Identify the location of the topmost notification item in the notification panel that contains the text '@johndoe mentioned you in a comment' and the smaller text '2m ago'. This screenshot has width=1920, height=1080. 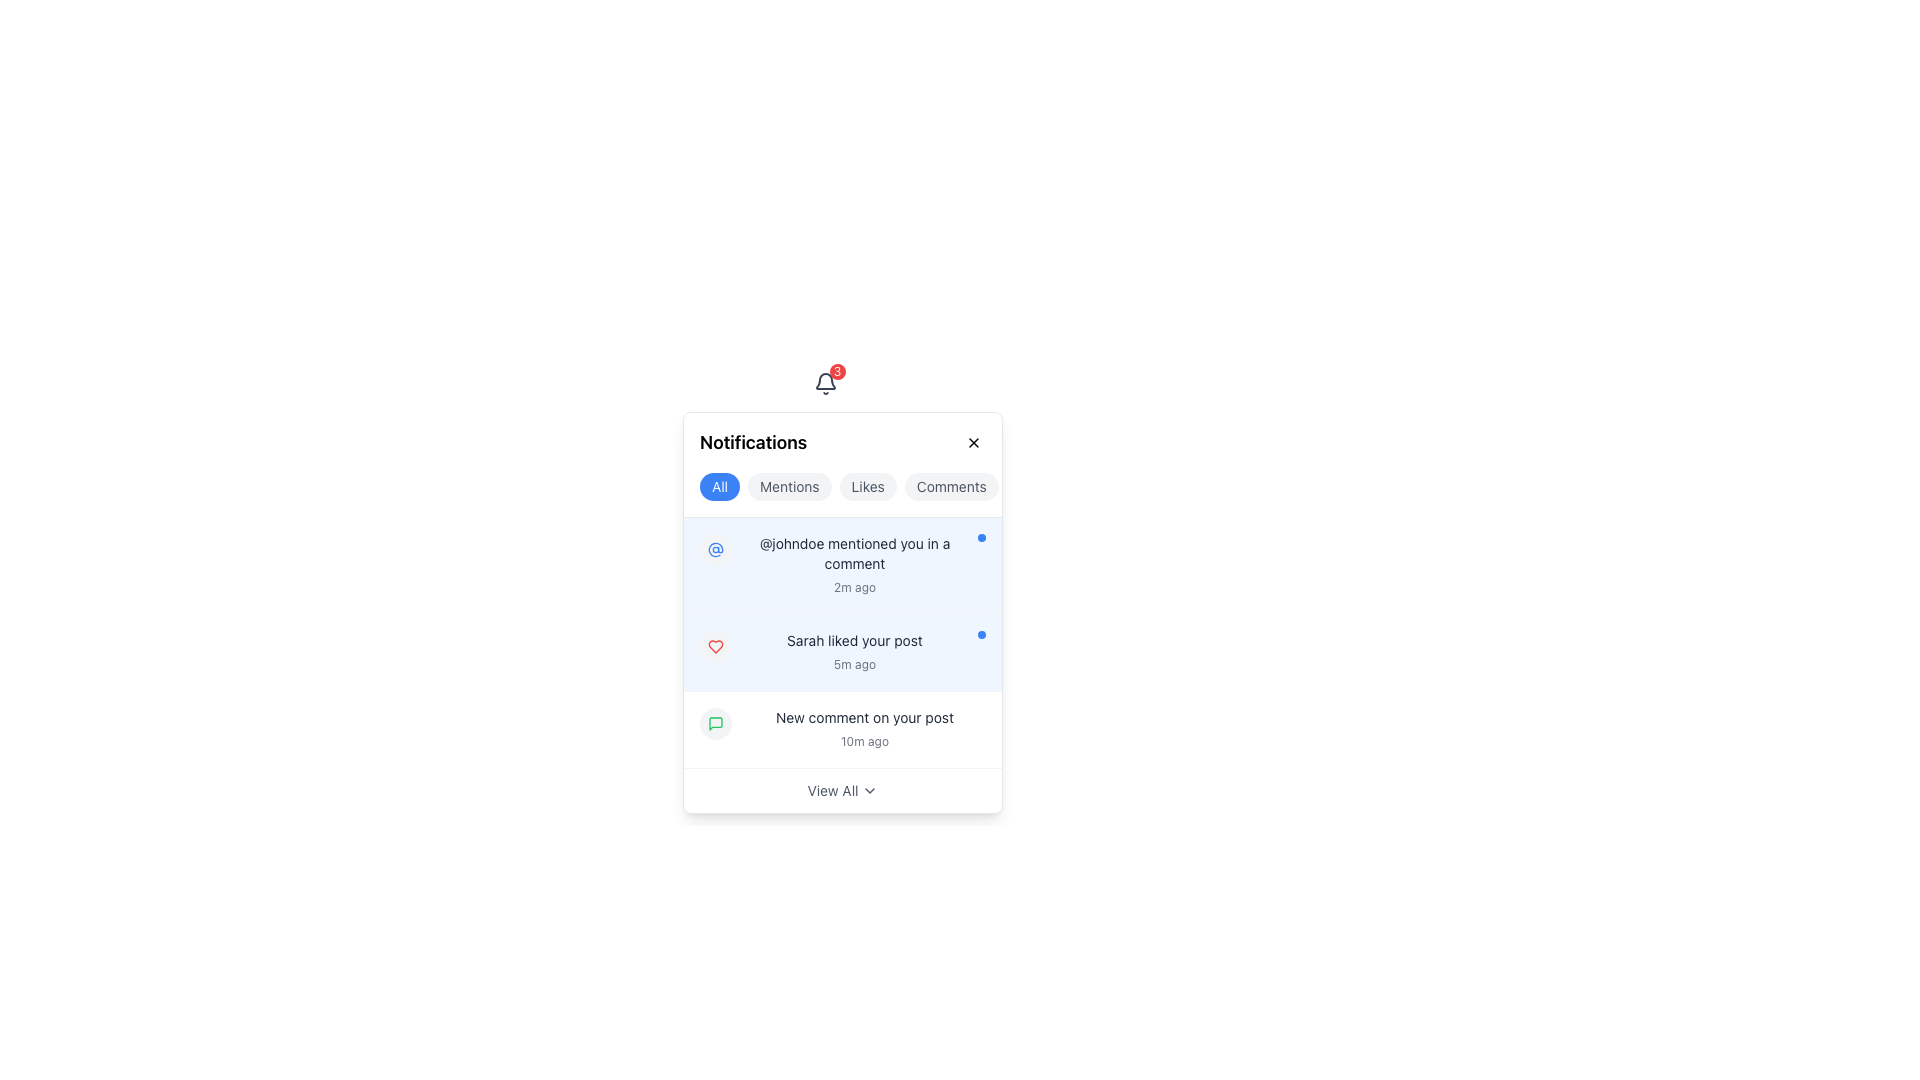
(854, 566).